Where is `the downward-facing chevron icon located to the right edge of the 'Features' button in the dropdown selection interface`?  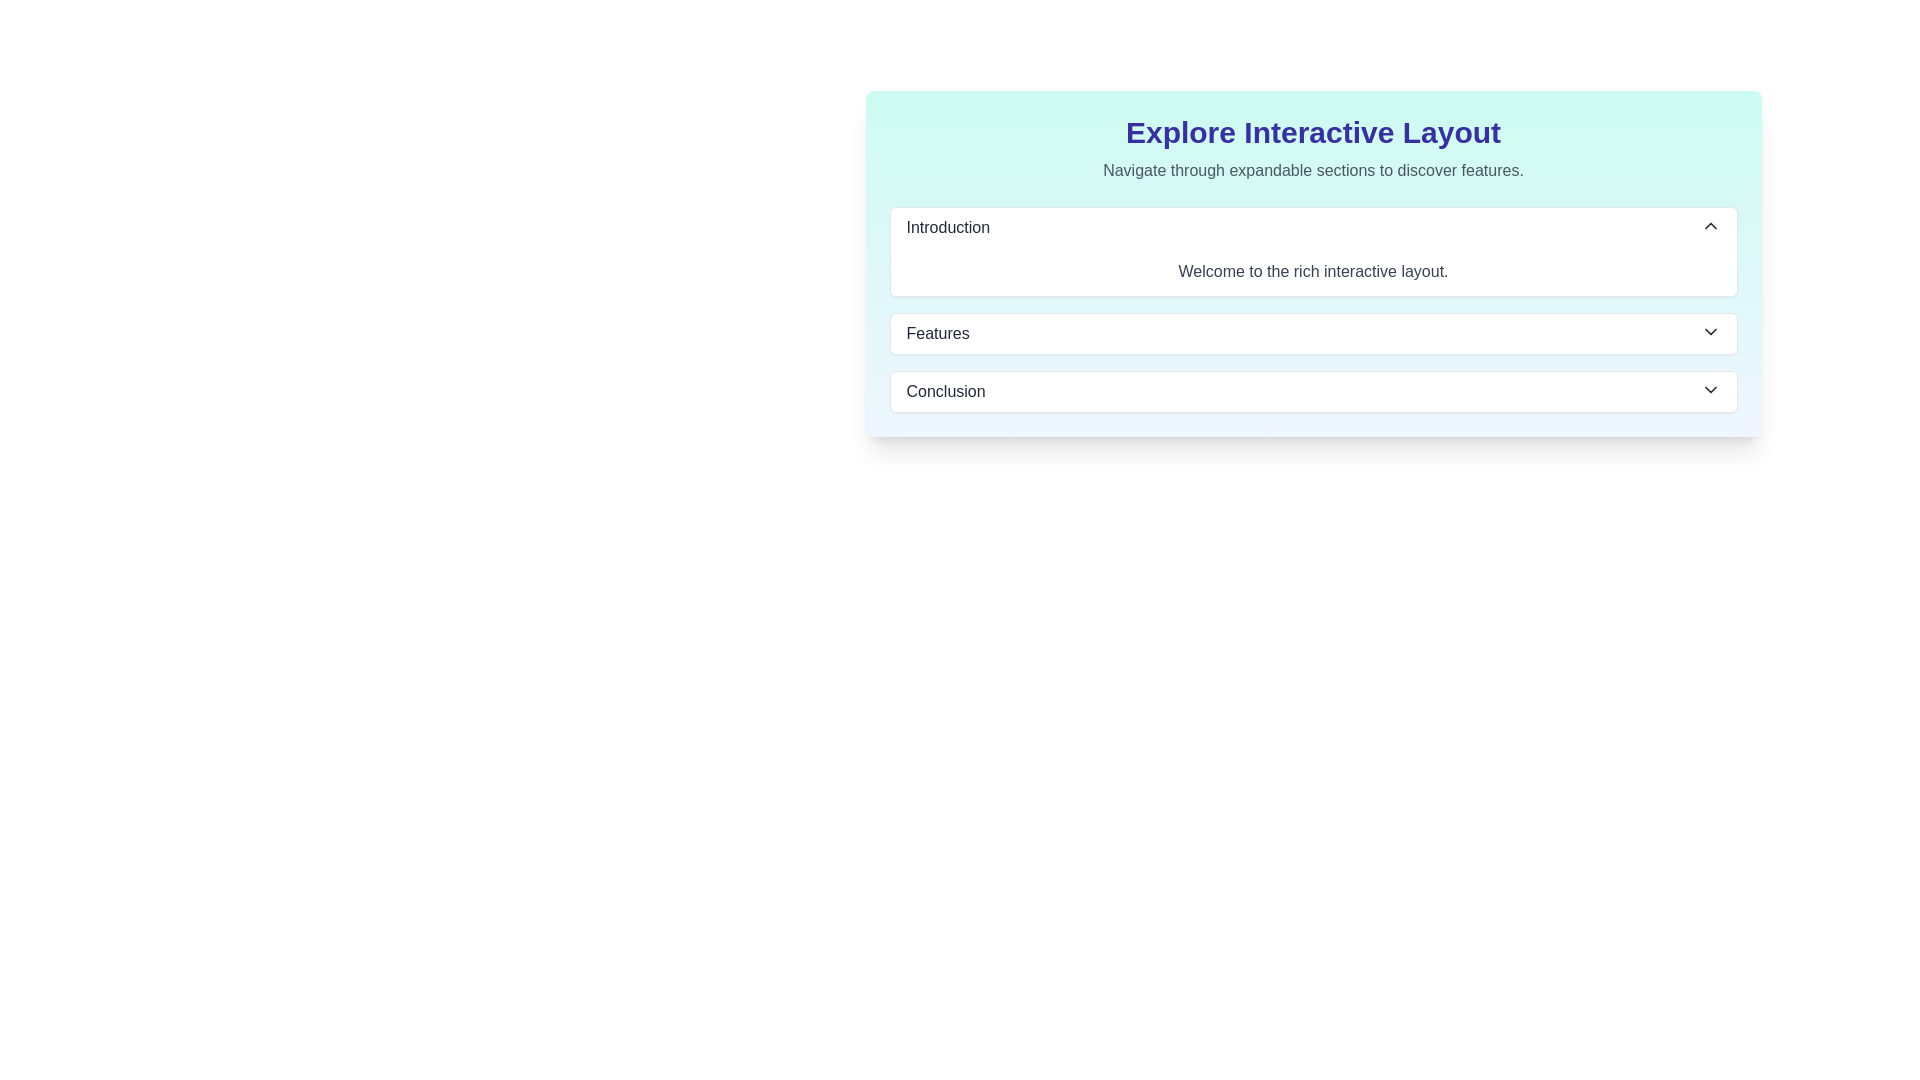
the downward-facing chevron icon located to the right edge of the 'Features' button in the dropdown selection interface is located at coordinates (1709, 330).